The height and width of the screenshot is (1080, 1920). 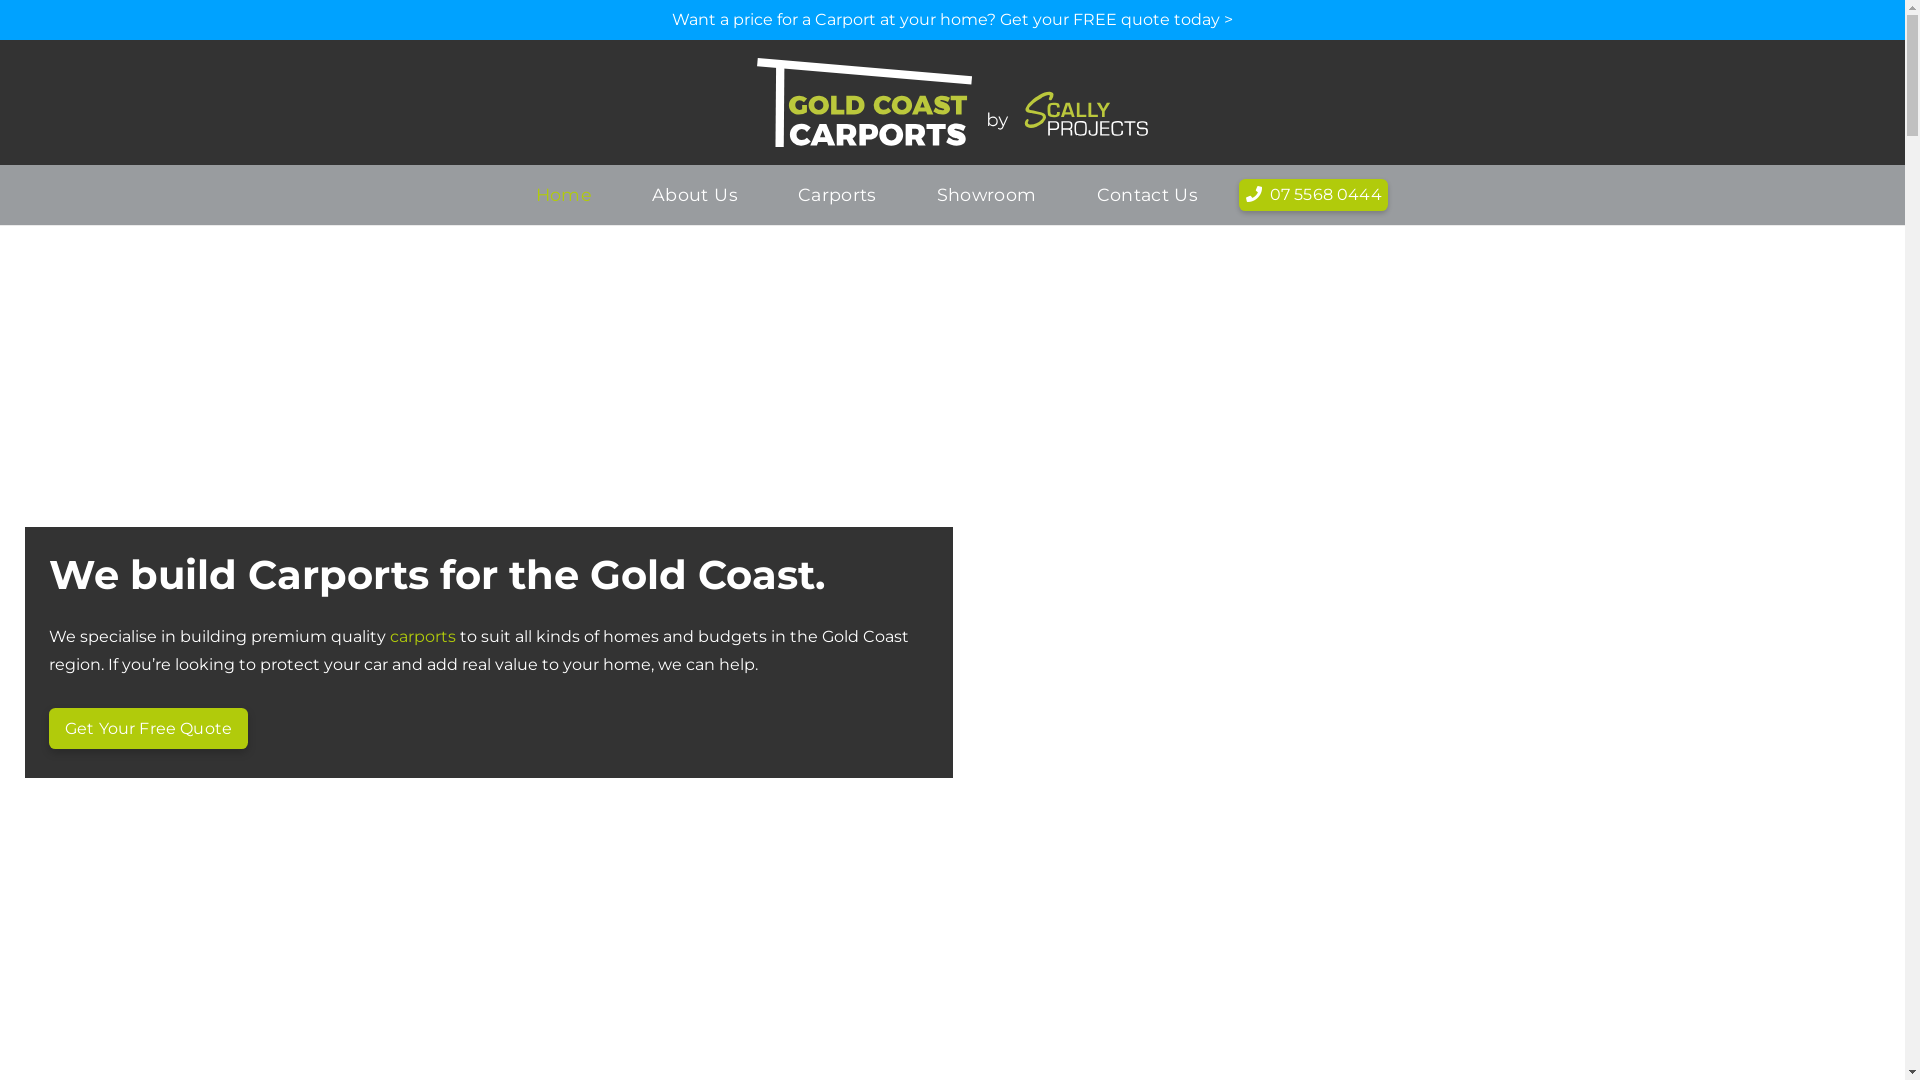 What do you see at coordinates (1147, 194) in the screenshot?
I see `'Contact Us'` at bounding box center [1147, 194].